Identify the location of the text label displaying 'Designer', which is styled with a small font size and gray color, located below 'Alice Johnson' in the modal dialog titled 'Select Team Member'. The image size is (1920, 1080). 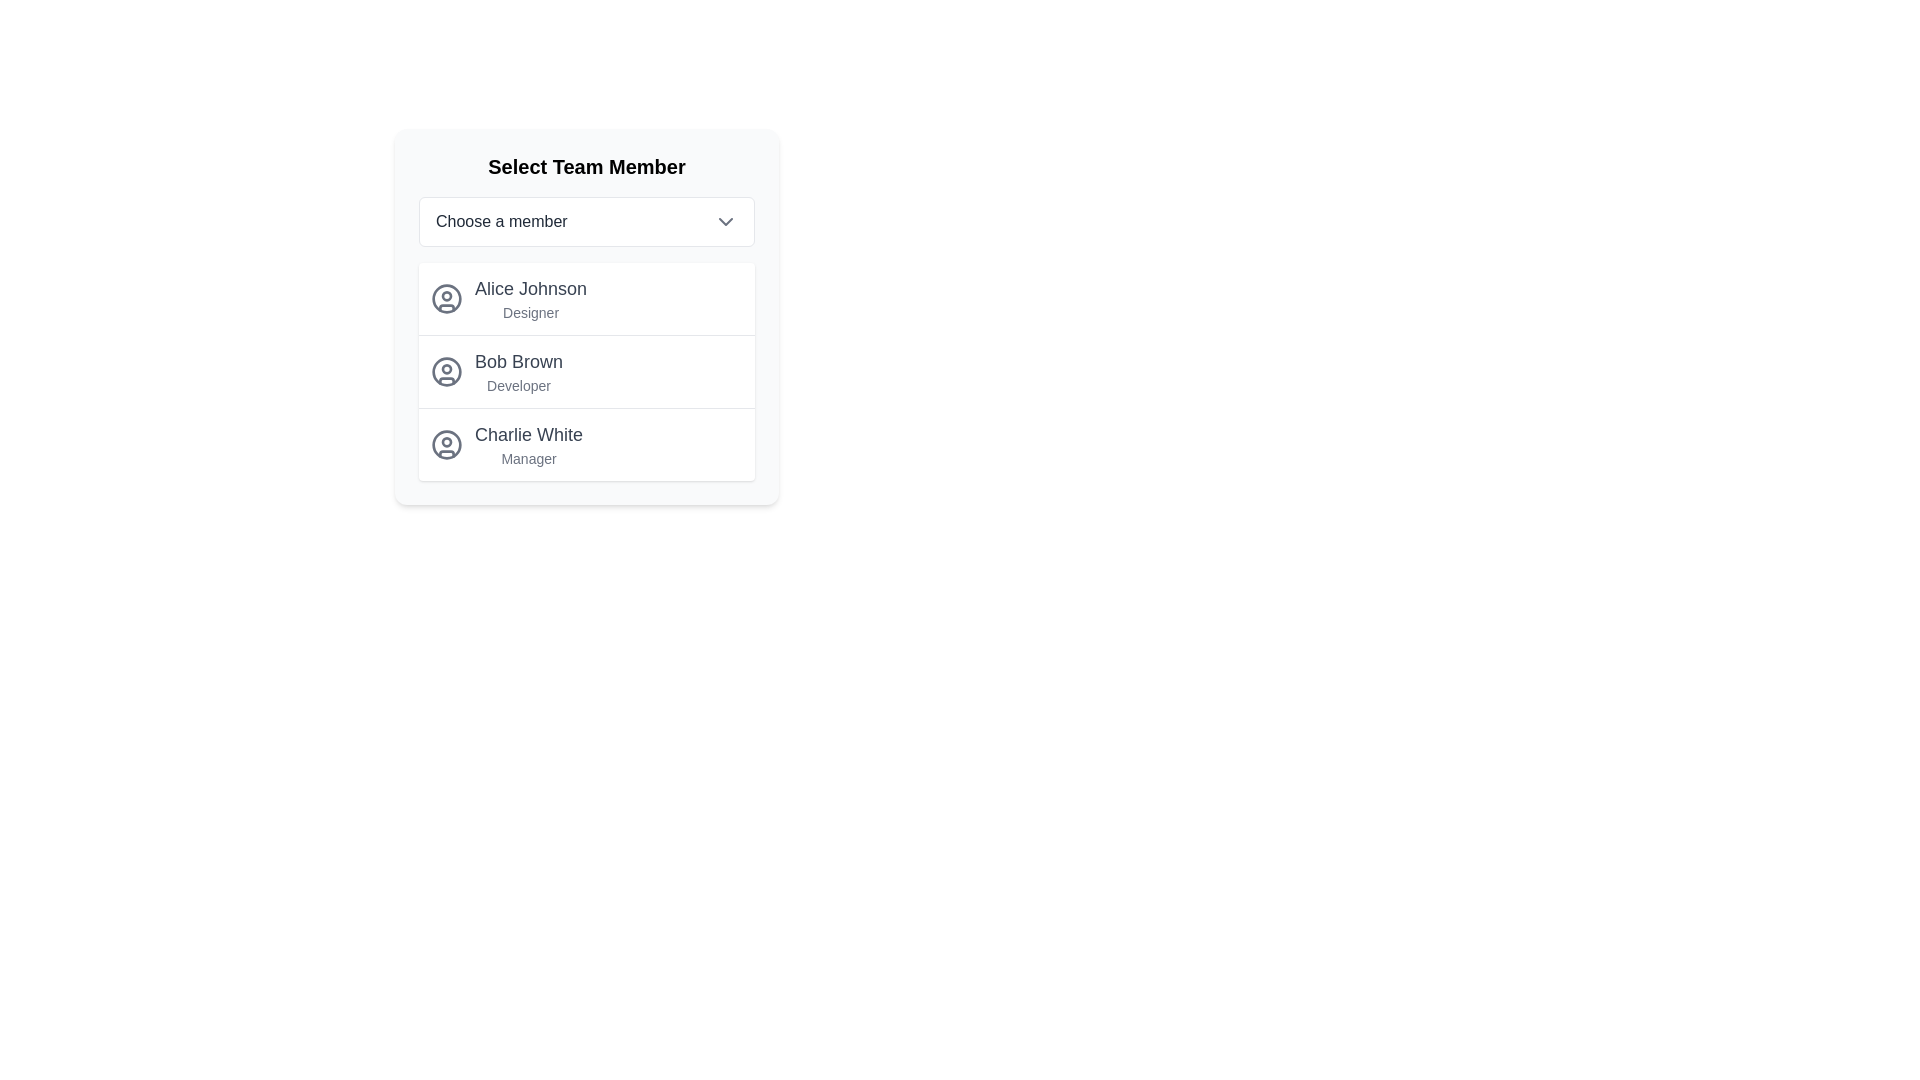
(531, 312).